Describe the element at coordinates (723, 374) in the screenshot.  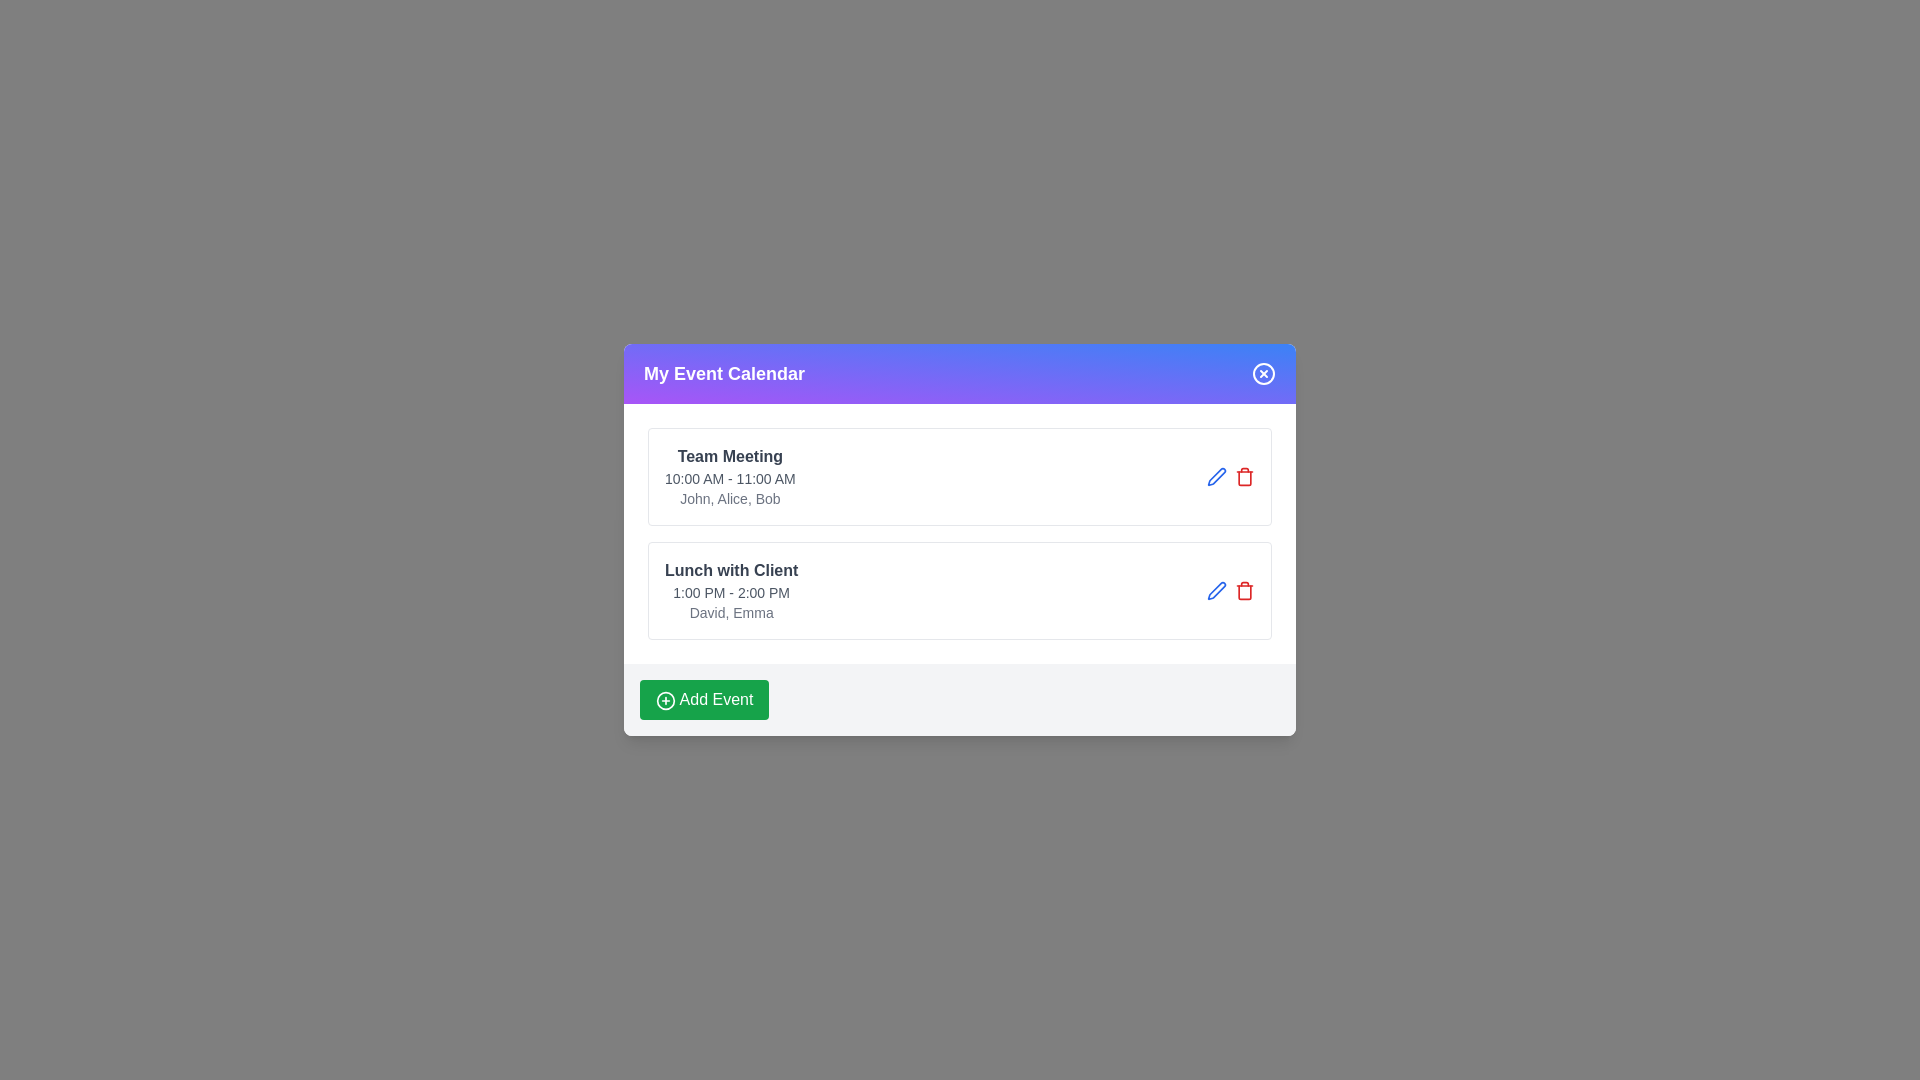
I see `text displayed by the 'My Event Calendar' text label, which is styled with a large, bold font and white color in the header section of the Event Calendar` at that location.